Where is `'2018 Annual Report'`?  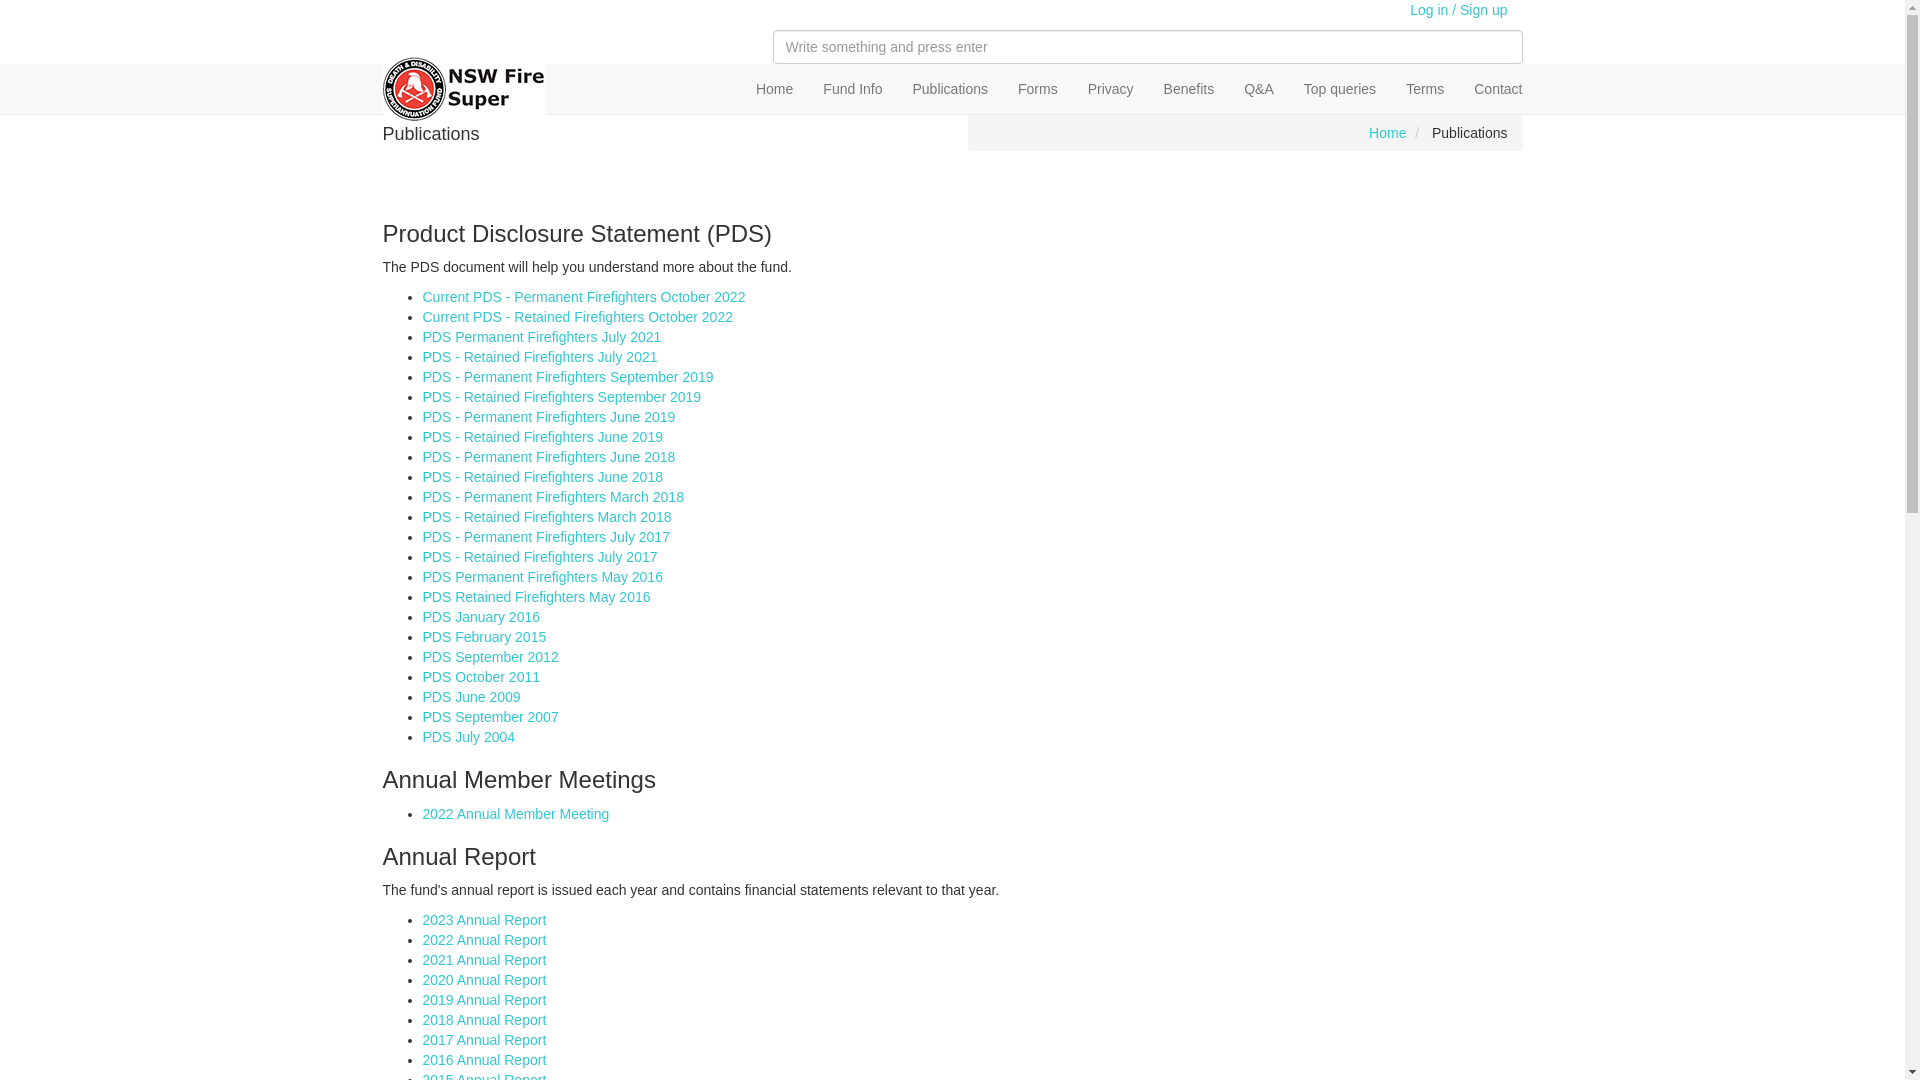 '2018 Annual Report' is located at coordinates (421, 1019).